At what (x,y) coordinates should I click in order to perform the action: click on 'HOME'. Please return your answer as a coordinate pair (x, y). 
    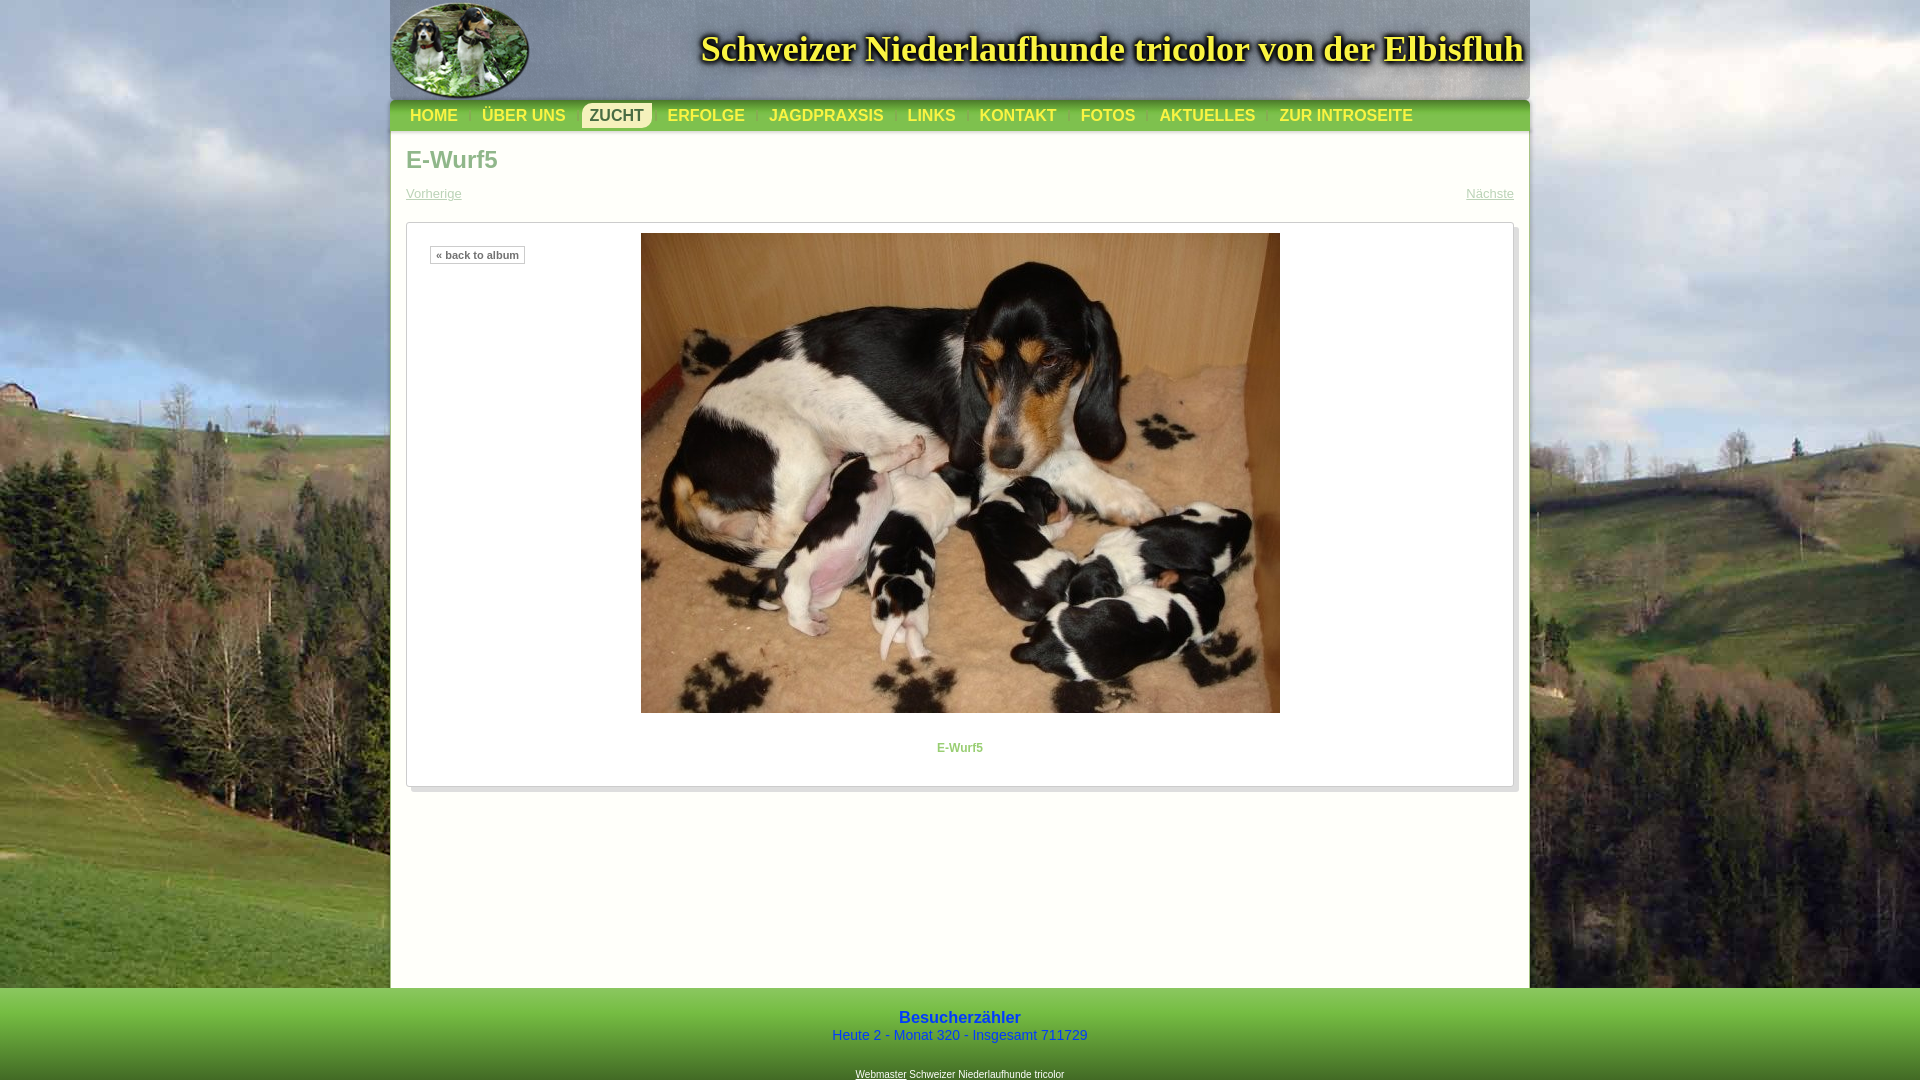
    Looking at the image, I should click on (432, 115).